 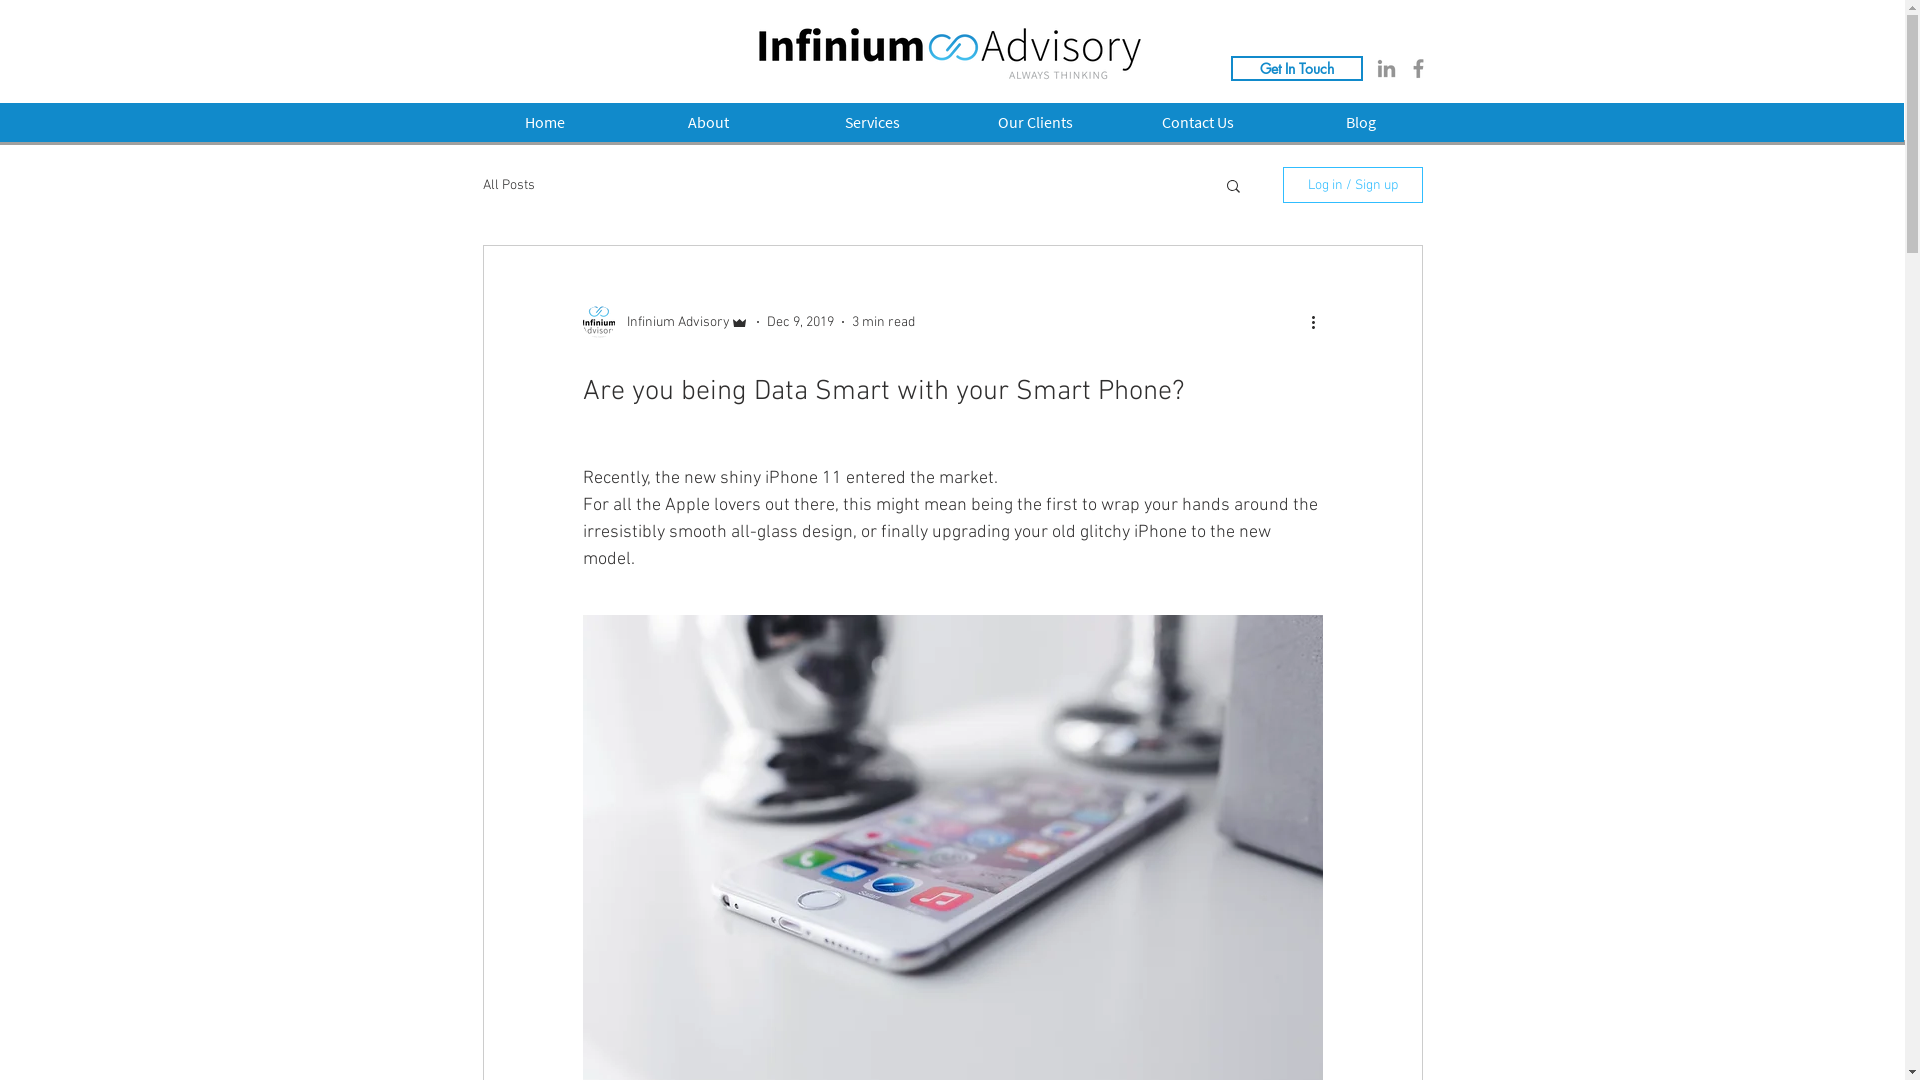 I want to click on 'Services', so click(x=871, y=122).